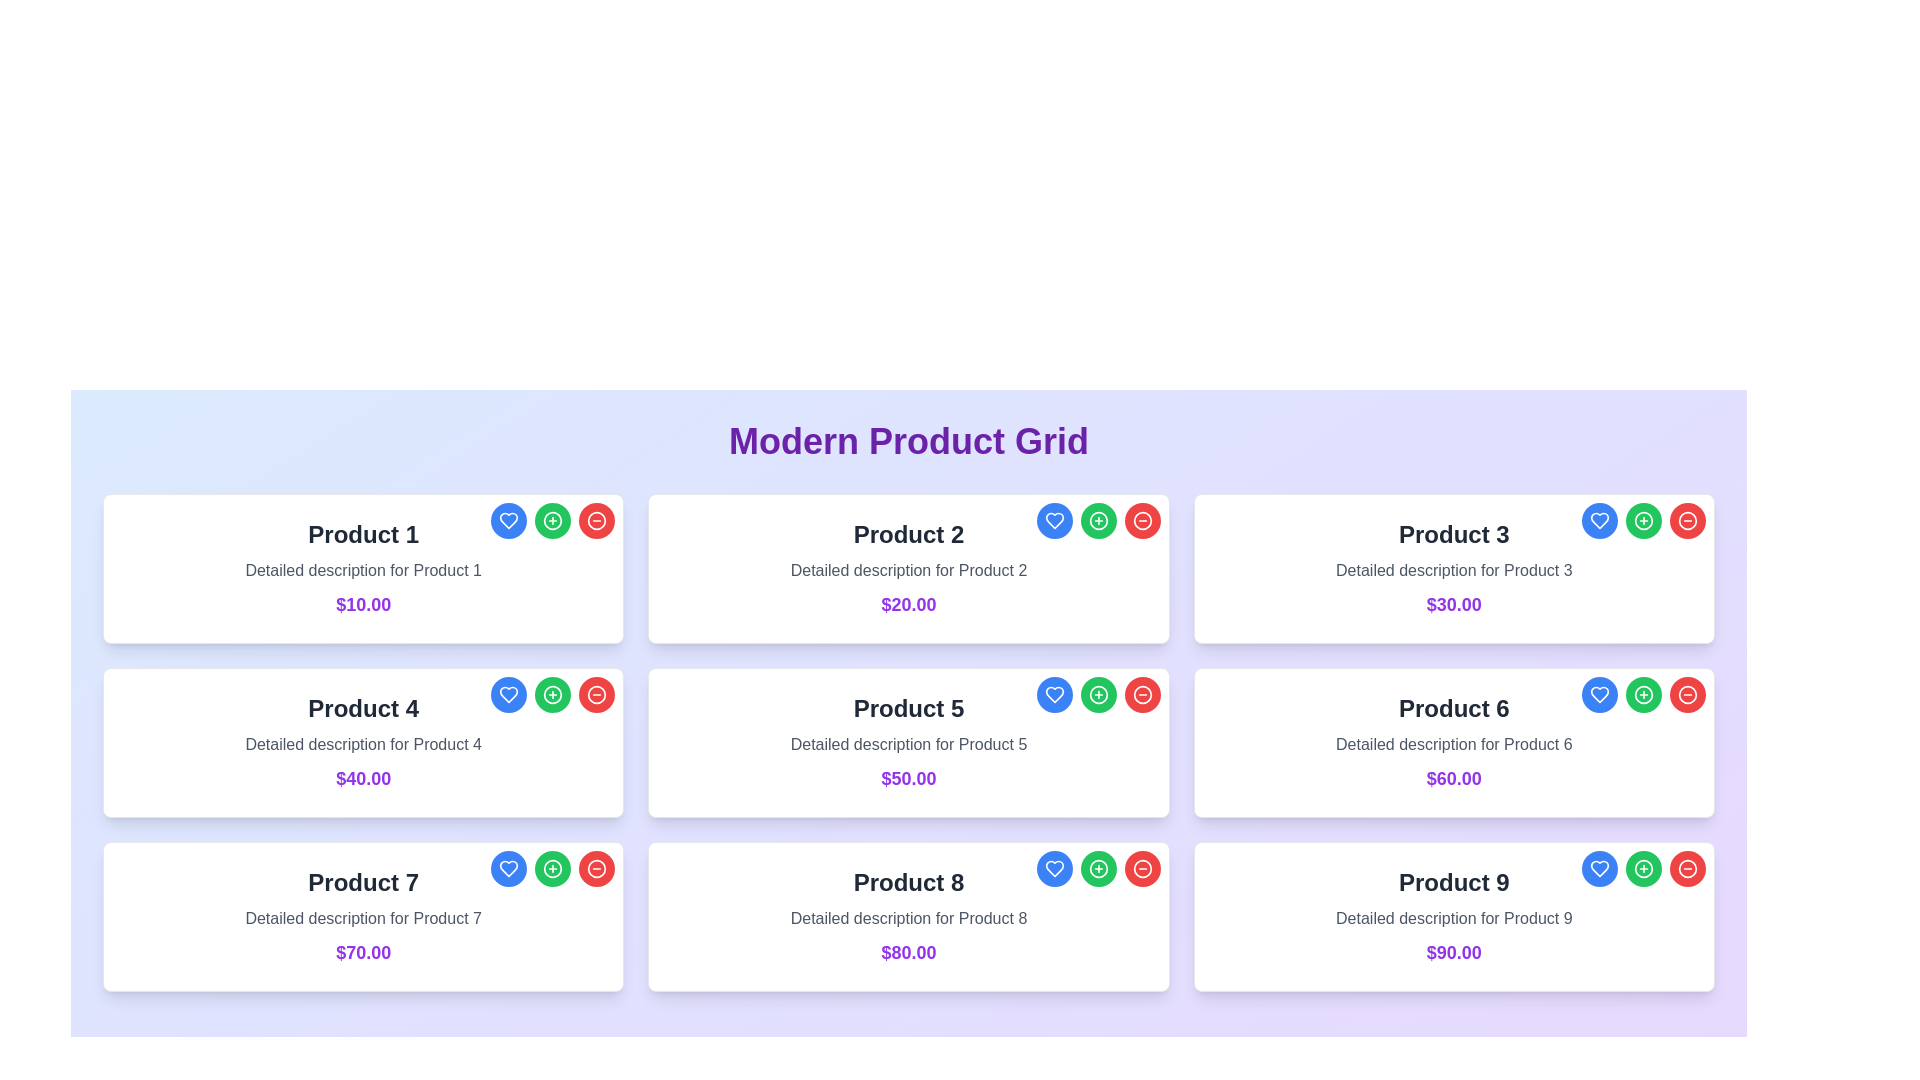  What do you see at coordinates (1687, 867) in the screenshot?
I see `the SVG Circle Element located at the top-right corner of the card labeled 'Product 9' in the grid` at bounding box center [1687, 867].